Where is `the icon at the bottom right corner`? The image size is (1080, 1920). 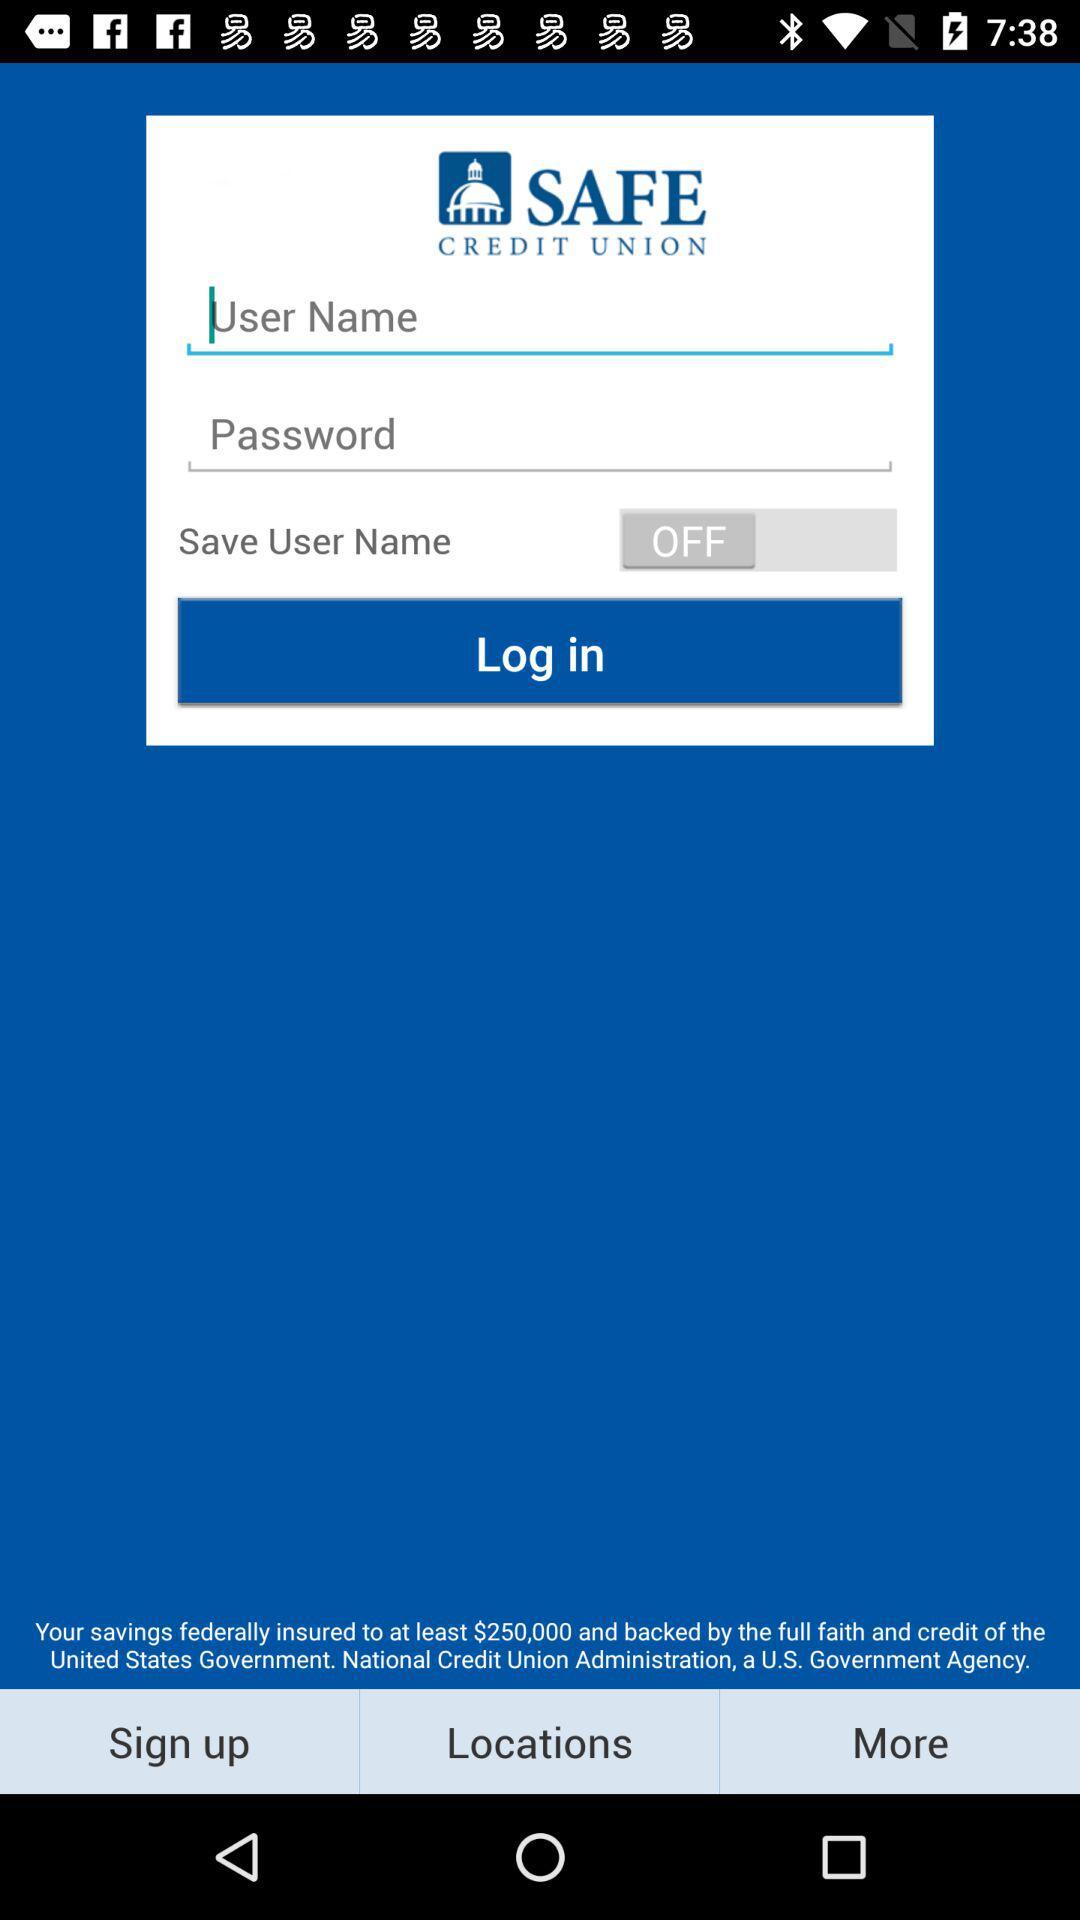
the icon at the bottom right corner is located at coordinates (898, 1740).